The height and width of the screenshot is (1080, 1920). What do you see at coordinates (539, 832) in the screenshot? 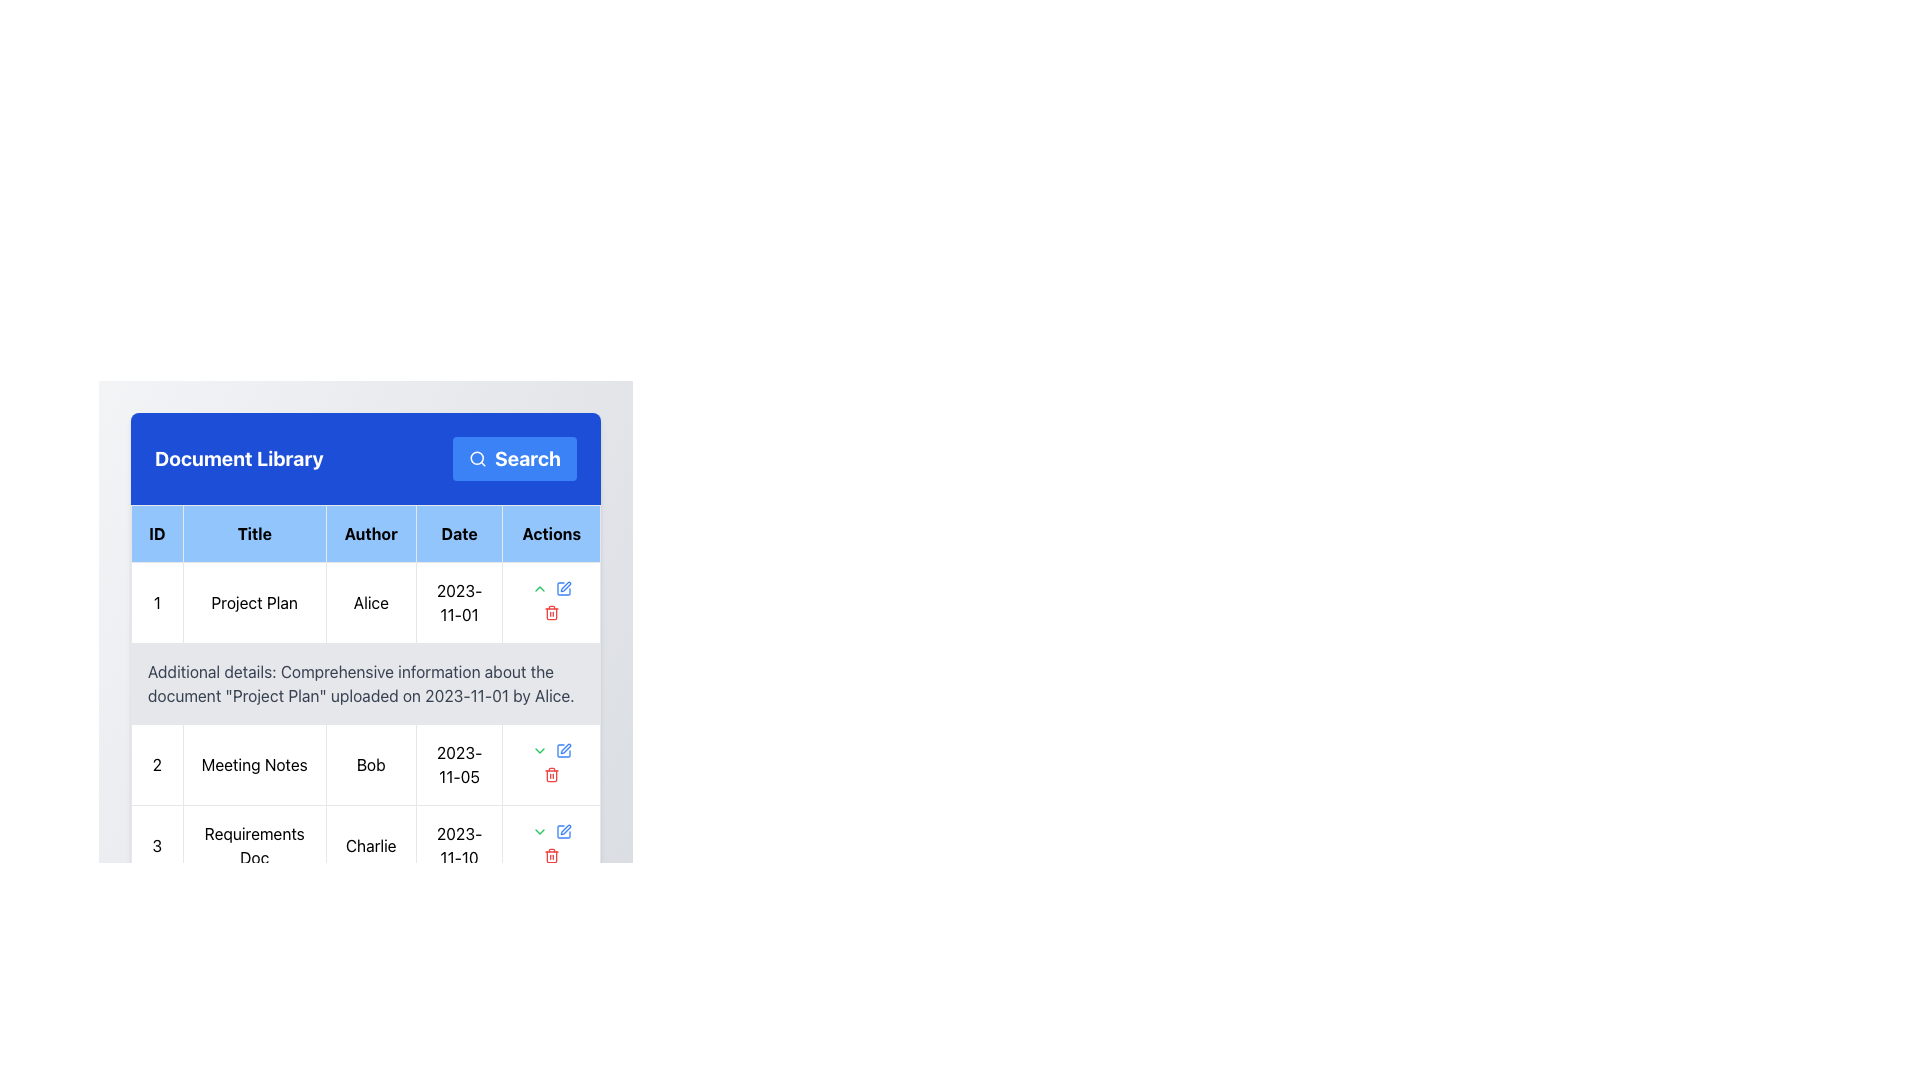
I see `the green downward arrow icon in the 'Actions' column of the document table next to 'Project Plan'` at bounding box center [539, 832].